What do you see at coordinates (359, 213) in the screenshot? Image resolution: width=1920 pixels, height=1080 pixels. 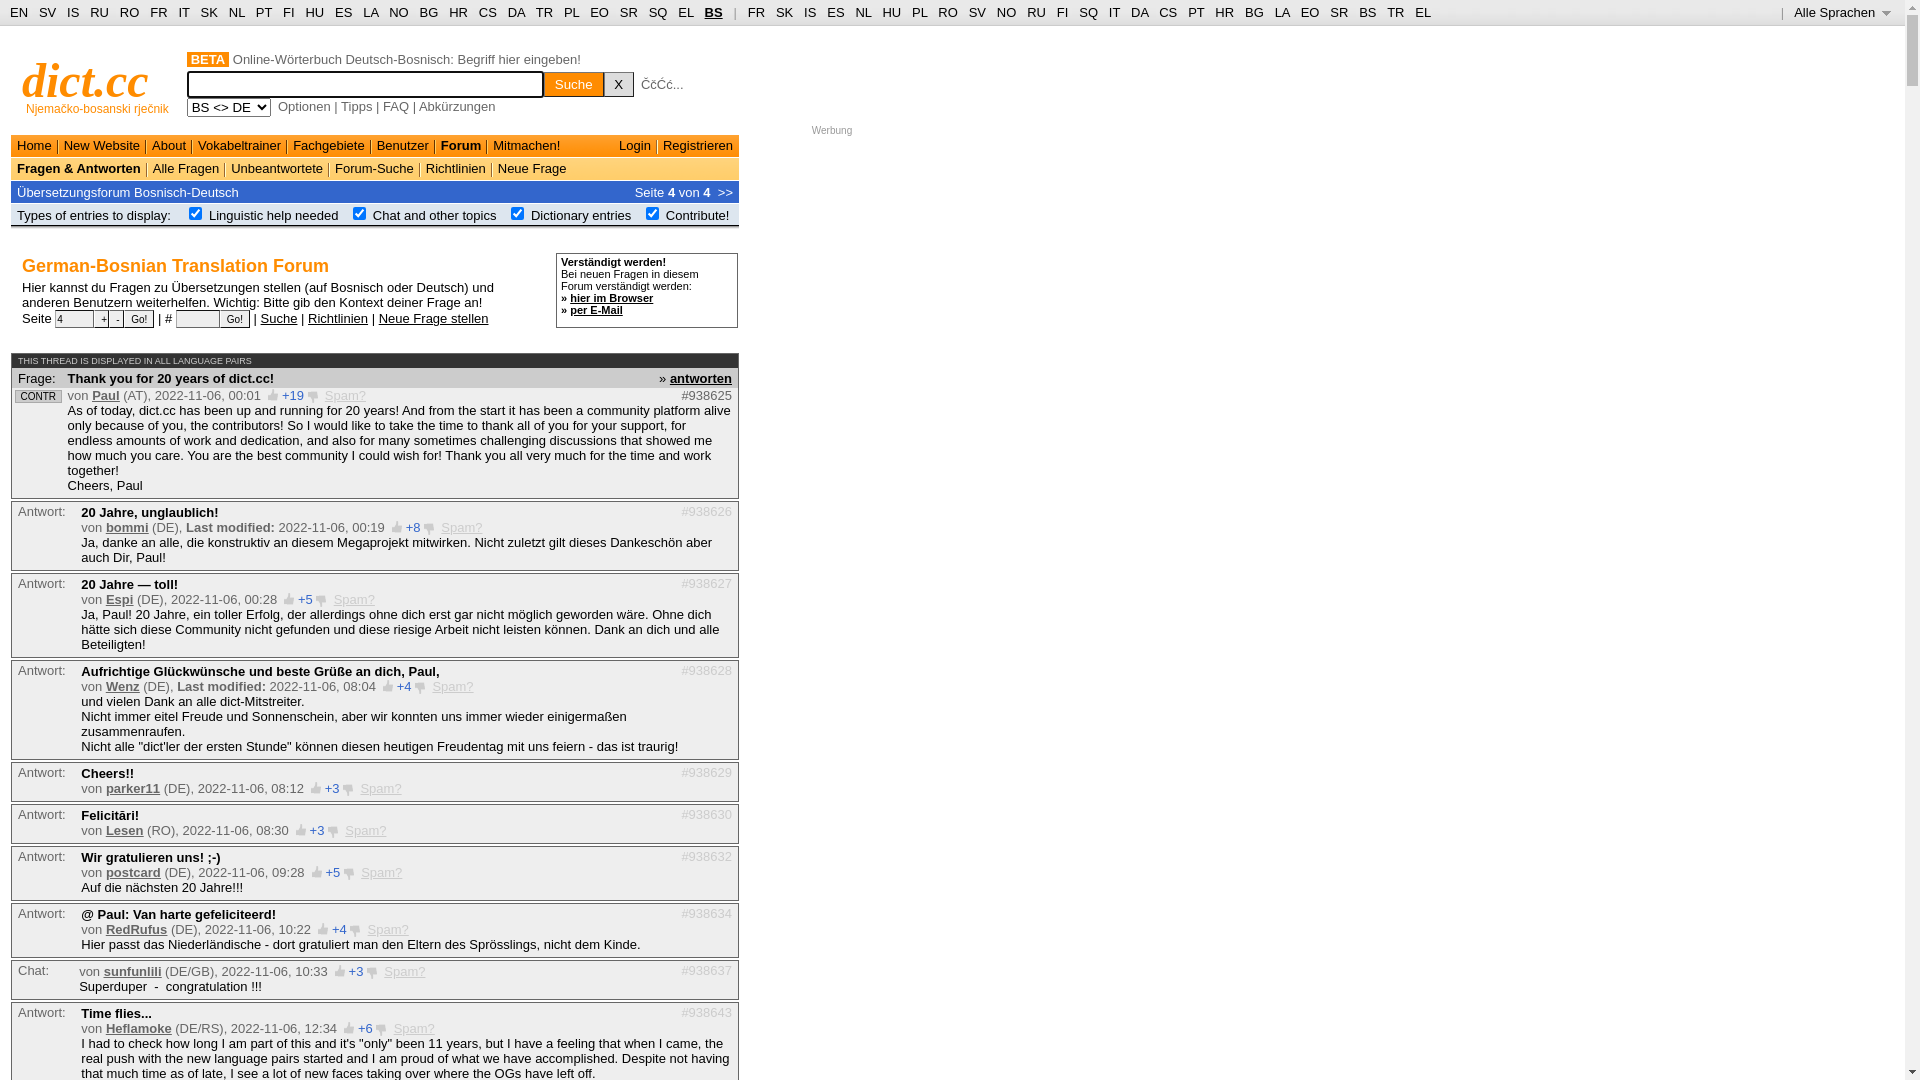 I see `'on'` at bounding box center [359, 213].